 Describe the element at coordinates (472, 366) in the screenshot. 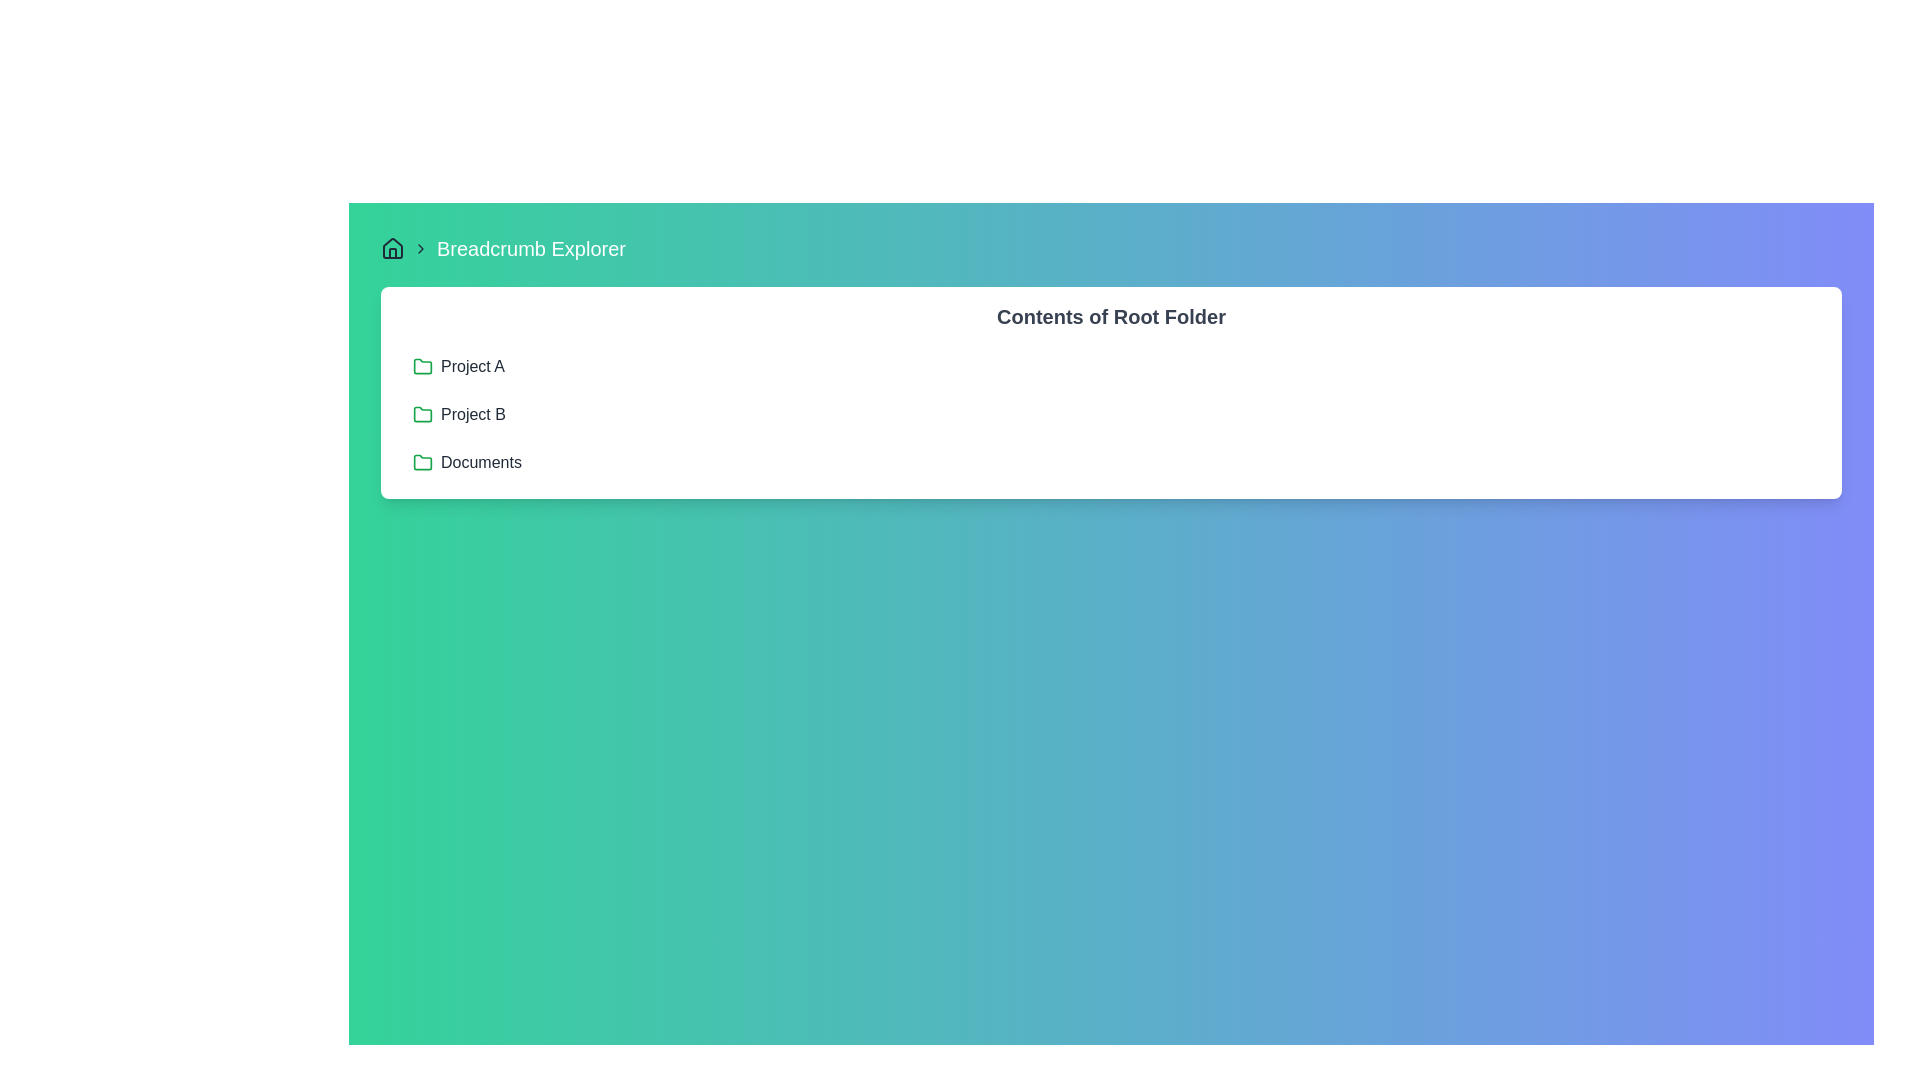

I see `the text label displaying 'Project A', which is styled in dark gray and positioned to the right of a green folder icon in the first position of a list` at that location.